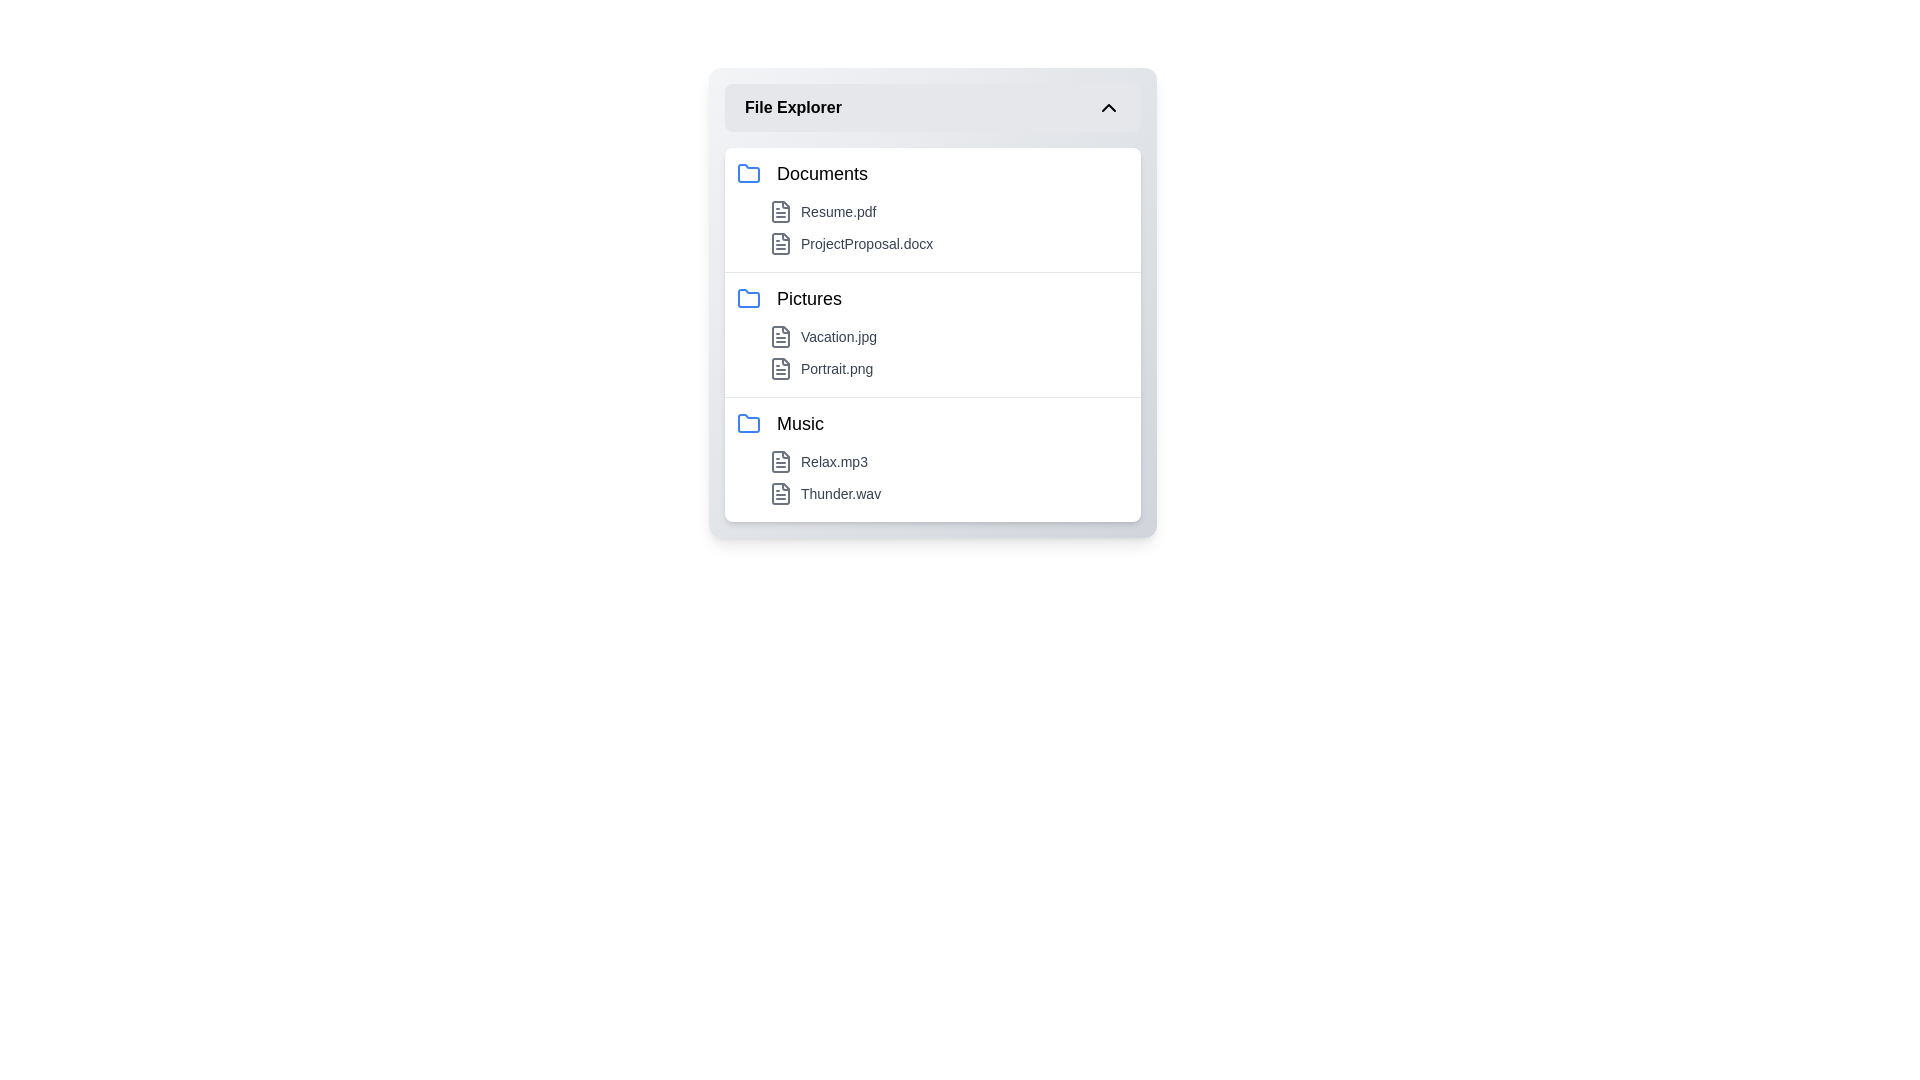  I want to click on the folder named Pictures to select it, so click(931, 299).